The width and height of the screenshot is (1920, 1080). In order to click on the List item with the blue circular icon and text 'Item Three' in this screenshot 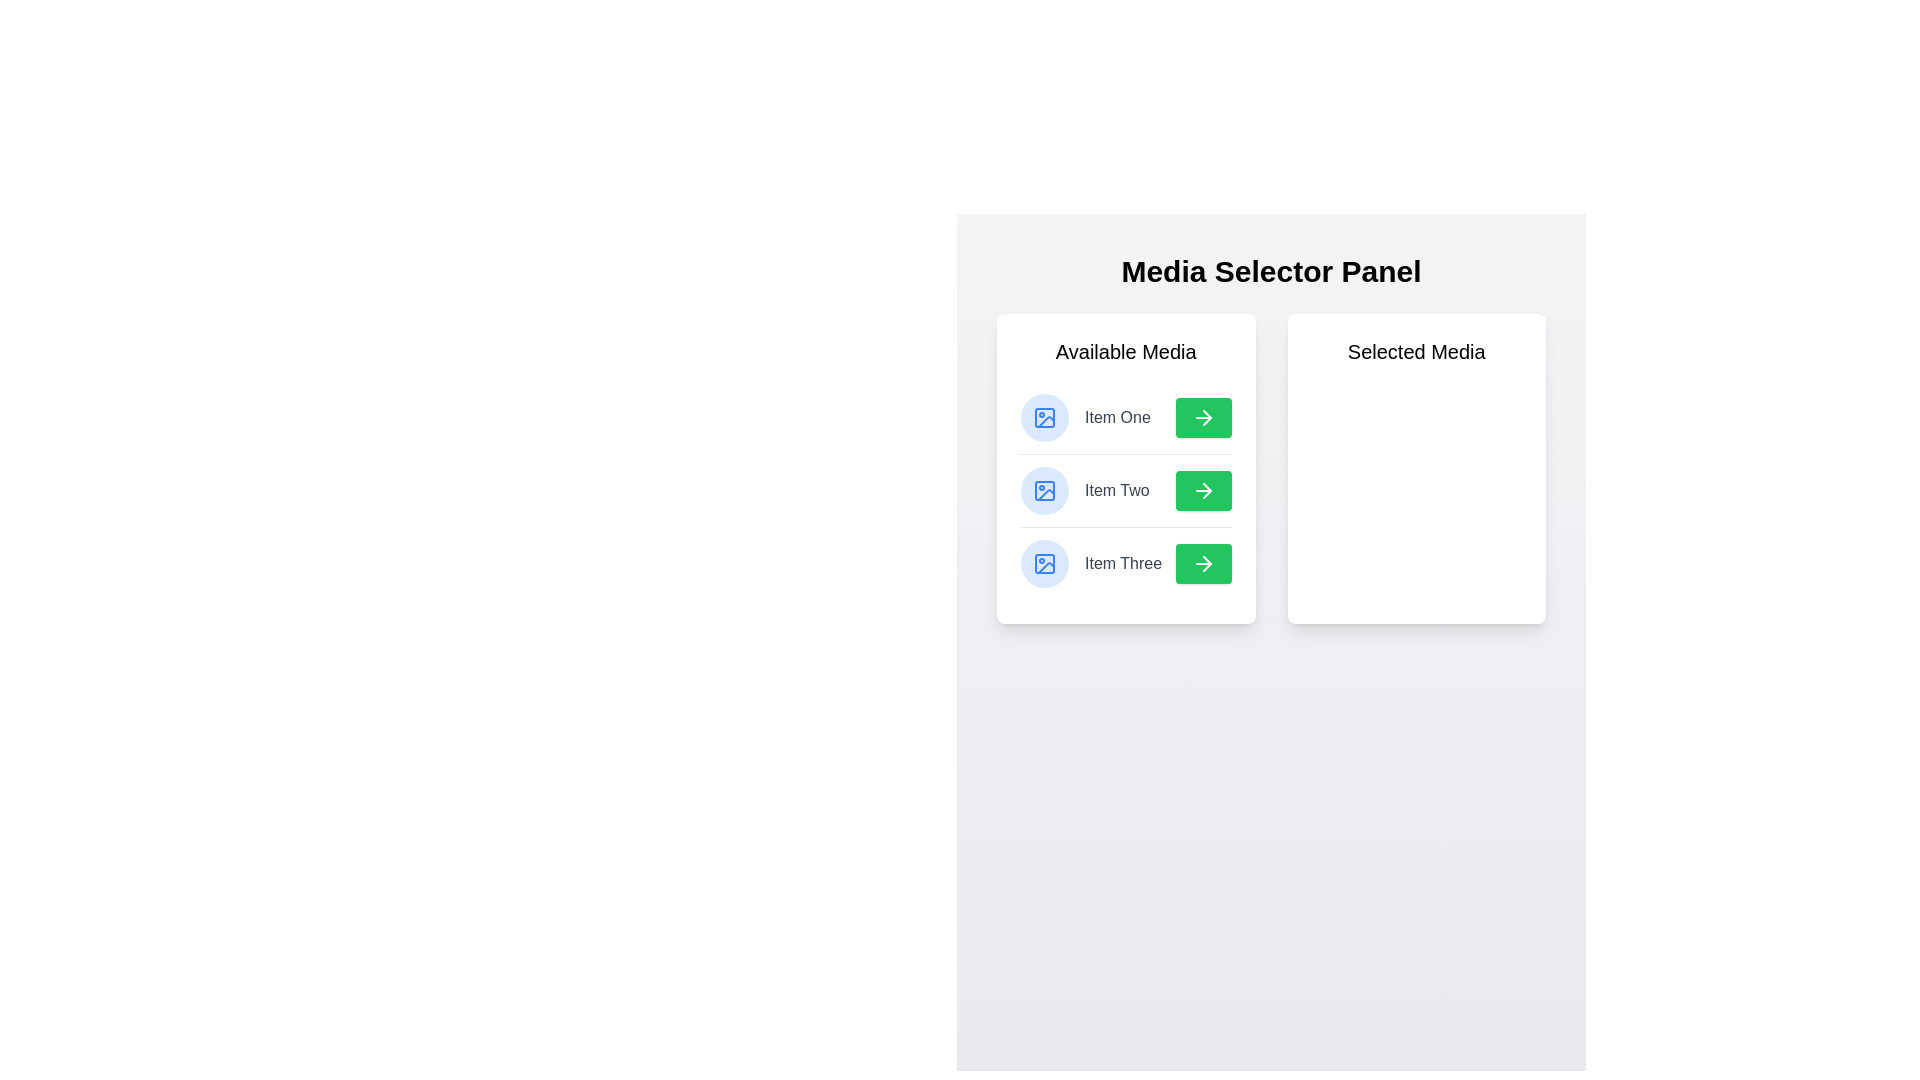, I will do `click(1090, 563)`.